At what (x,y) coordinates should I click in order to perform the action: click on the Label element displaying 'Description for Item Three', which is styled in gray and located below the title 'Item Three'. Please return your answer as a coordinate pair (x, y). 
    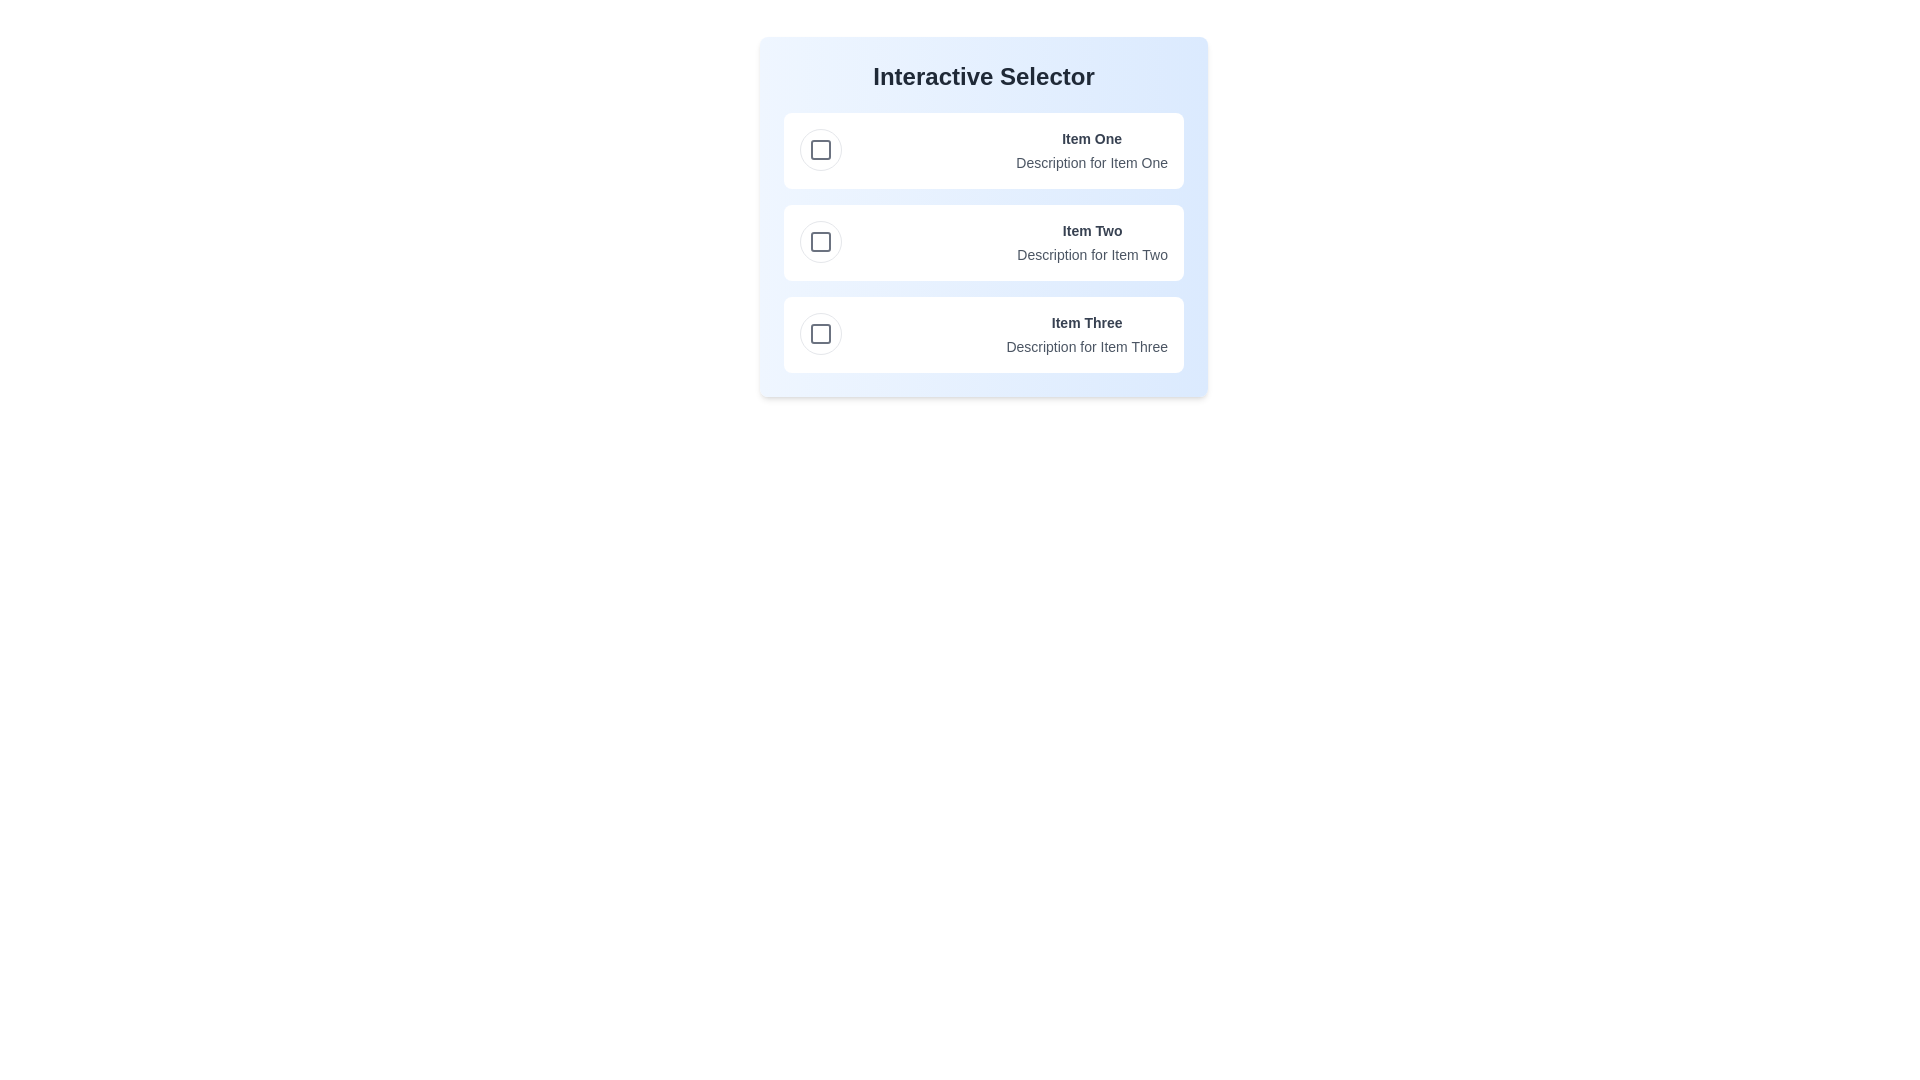
    Looking at the image, I should click on (1086, 346).